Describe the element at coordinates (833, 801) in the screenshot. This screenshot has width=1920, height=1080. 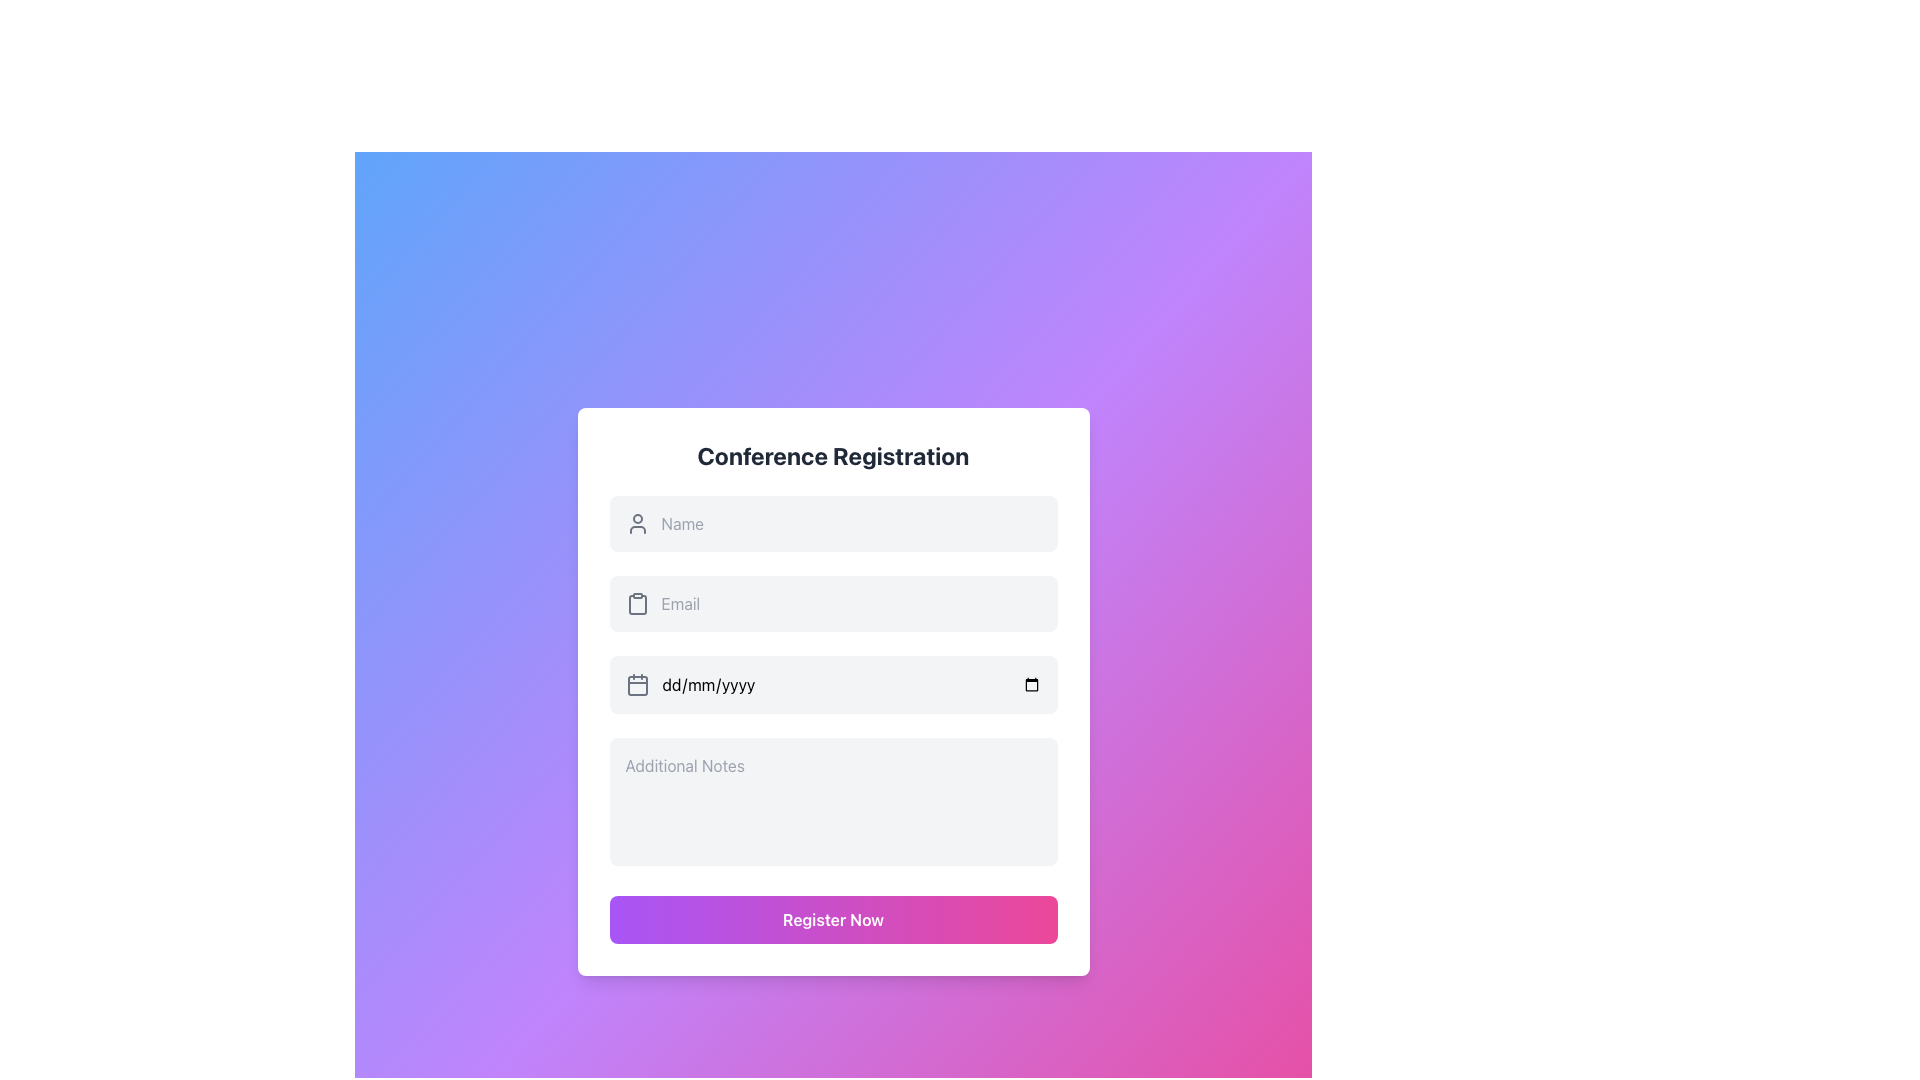
I see `the text within the text area input field located beneath the date selection input in the Conference Registration form` at that location.